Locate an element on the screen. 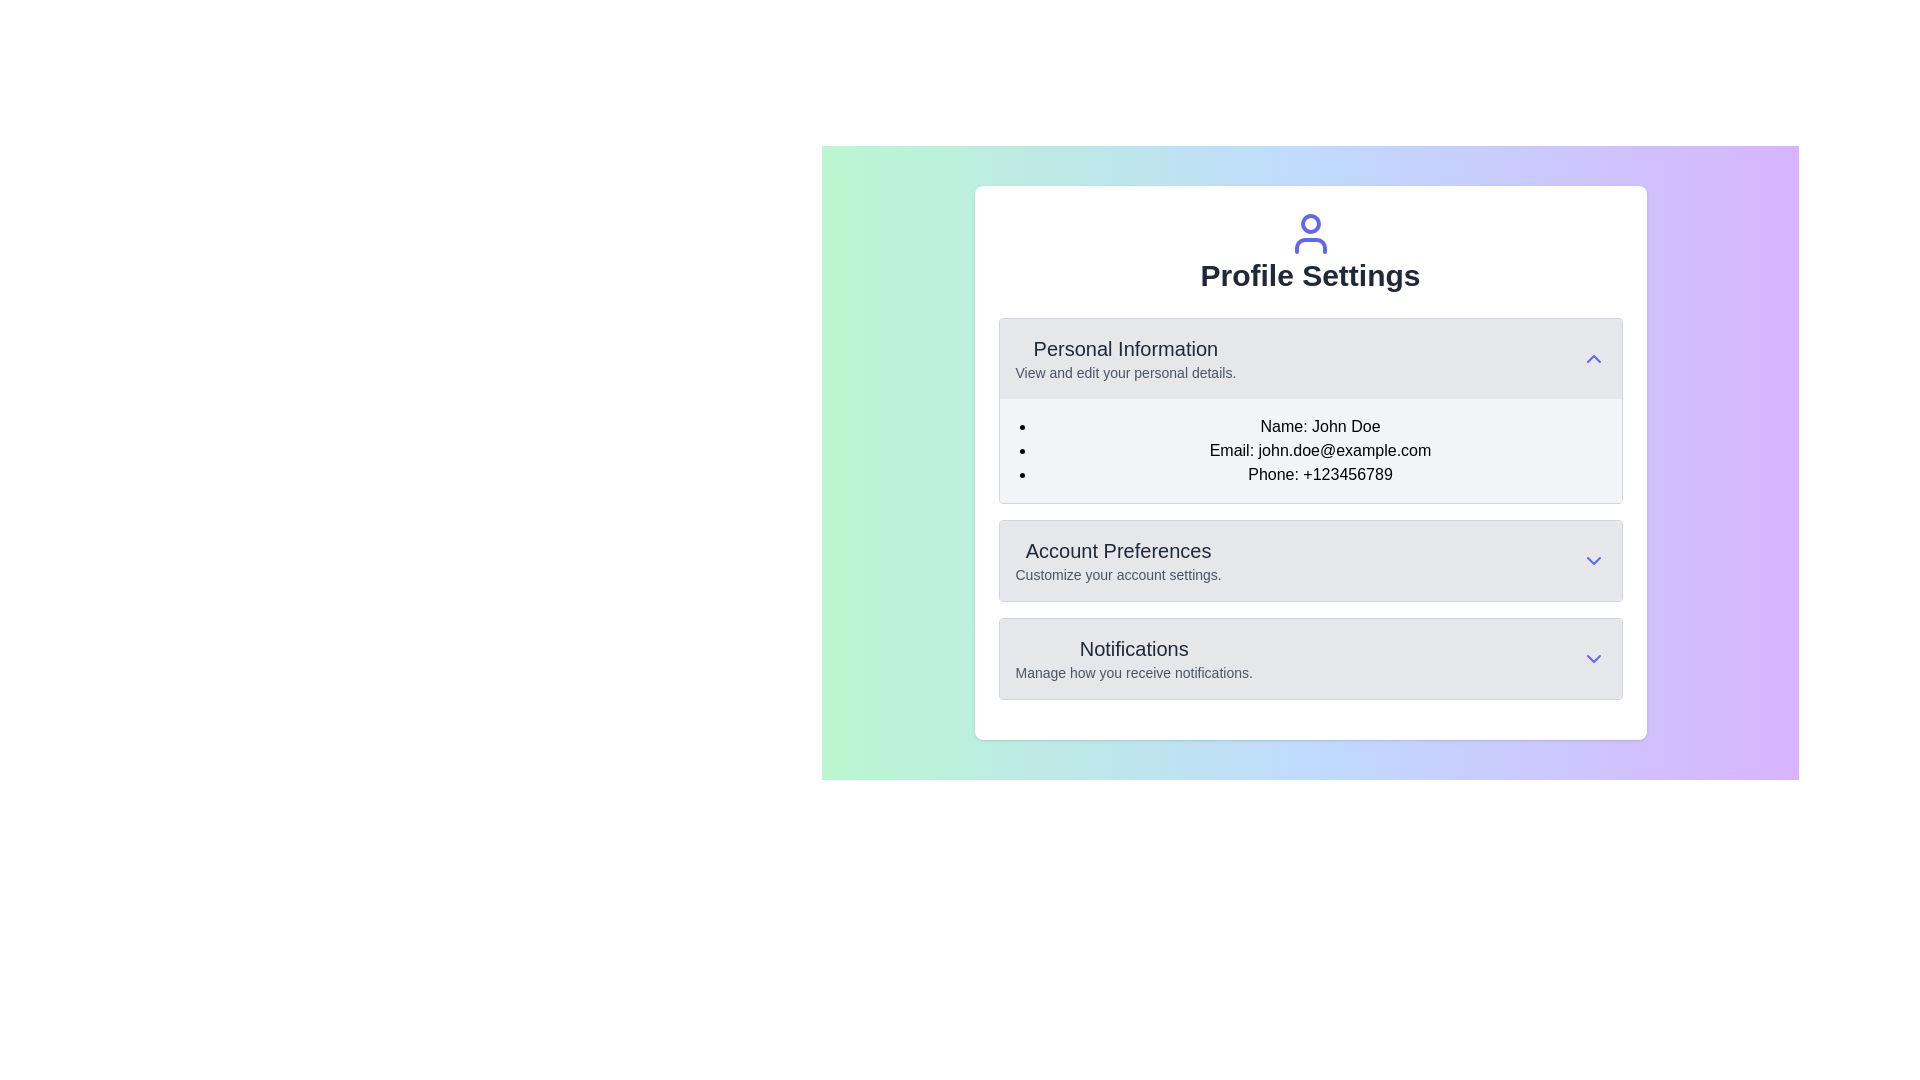 The height and width of the screenshot is (1080, 1920). the Text label displaying the email address located in the 'Personal Information' section, positioned below 'Name: John Doe' and above 'Phone: +123456789' in the 'Profile Settings' panel is located at coordinates (1320, 451).